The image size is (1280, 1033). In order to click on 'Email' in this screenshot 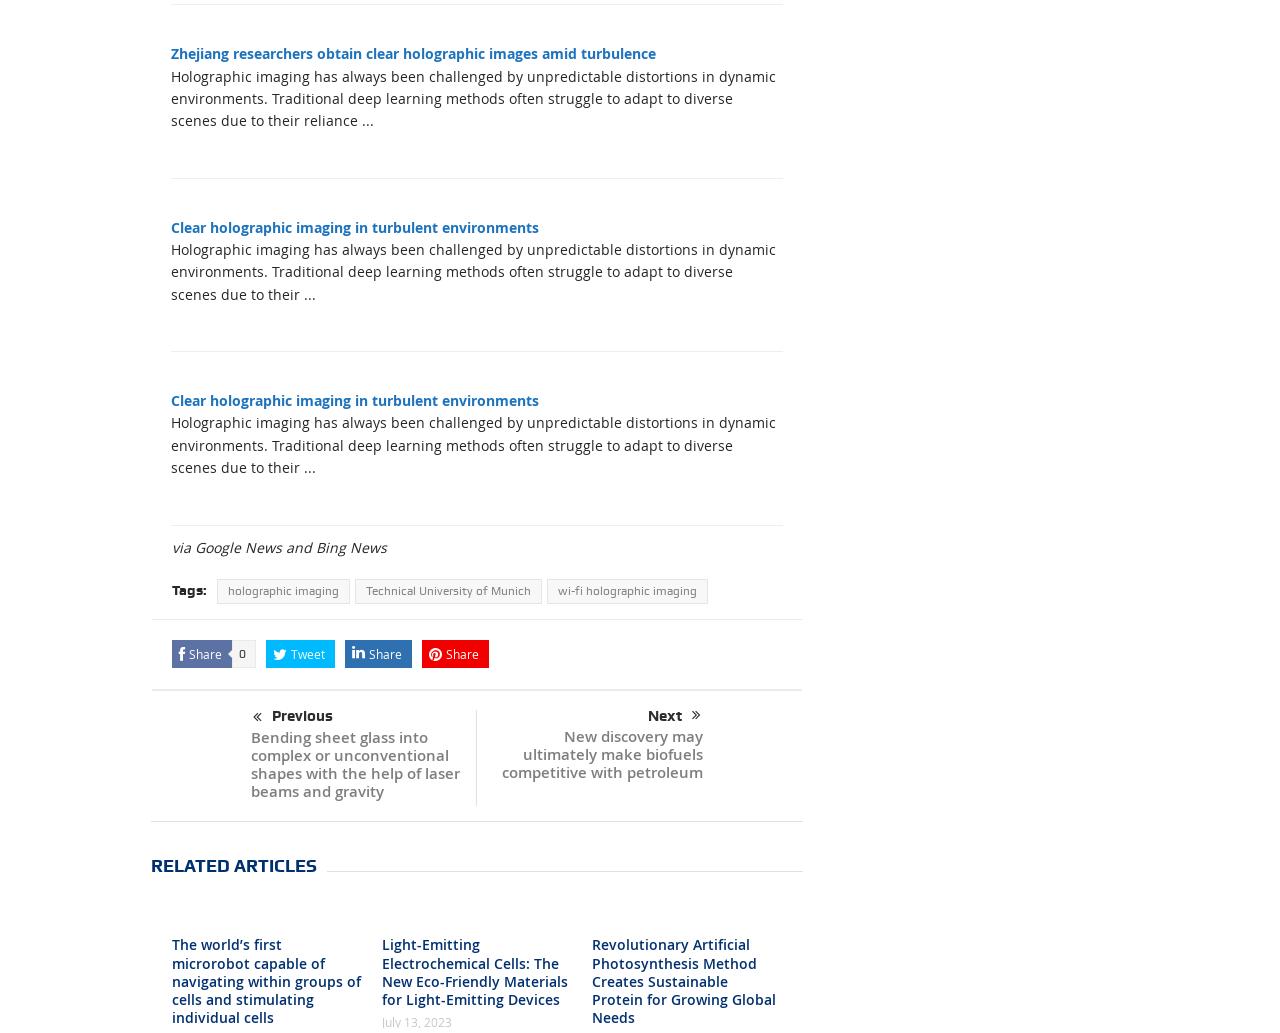, I will do `click(369, 593)`.